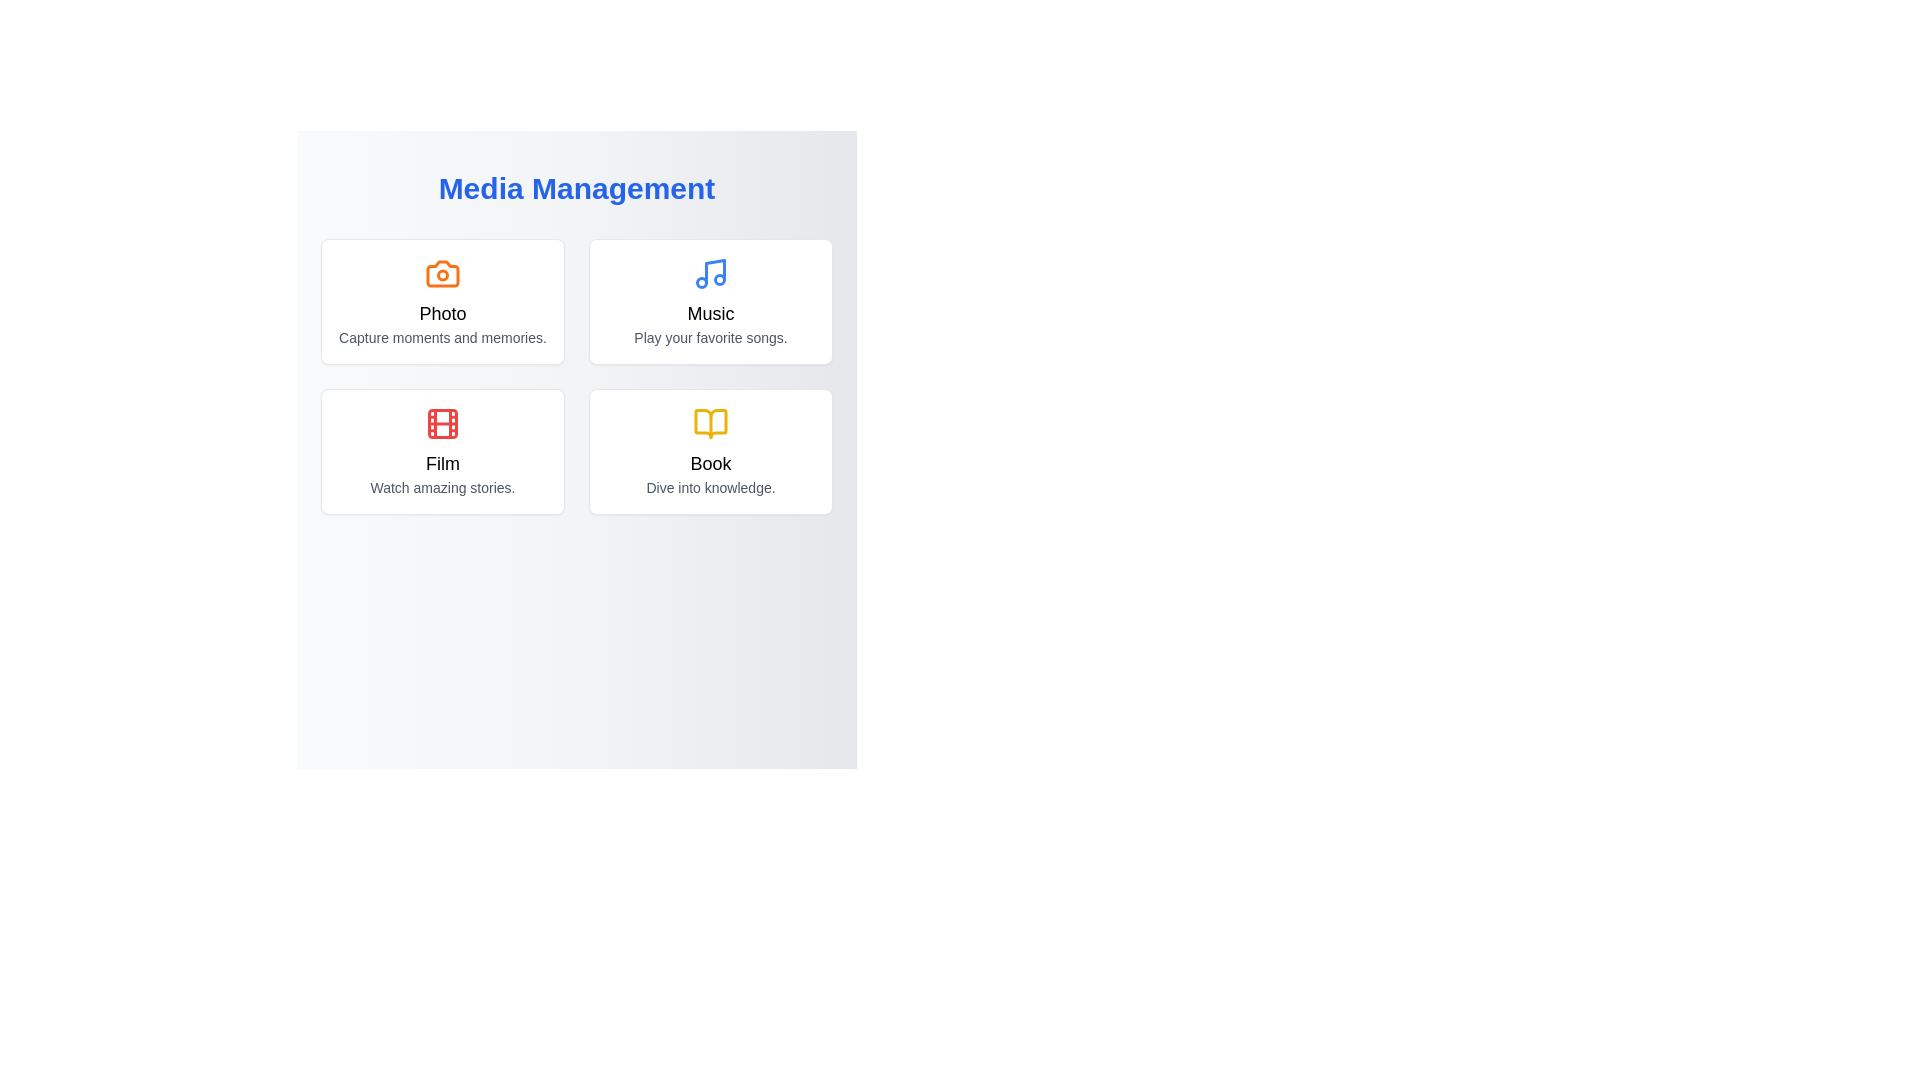 The image size is (1920, 1080). What do you see at coordinates (575, 196) in the screenshot?
I see `the header text element that indicates the content or theme of the section, positioned centrally above the grid layout containing 'Photo', 'Music', 'Film', and 'Book'` at bounding box center [575, 196].